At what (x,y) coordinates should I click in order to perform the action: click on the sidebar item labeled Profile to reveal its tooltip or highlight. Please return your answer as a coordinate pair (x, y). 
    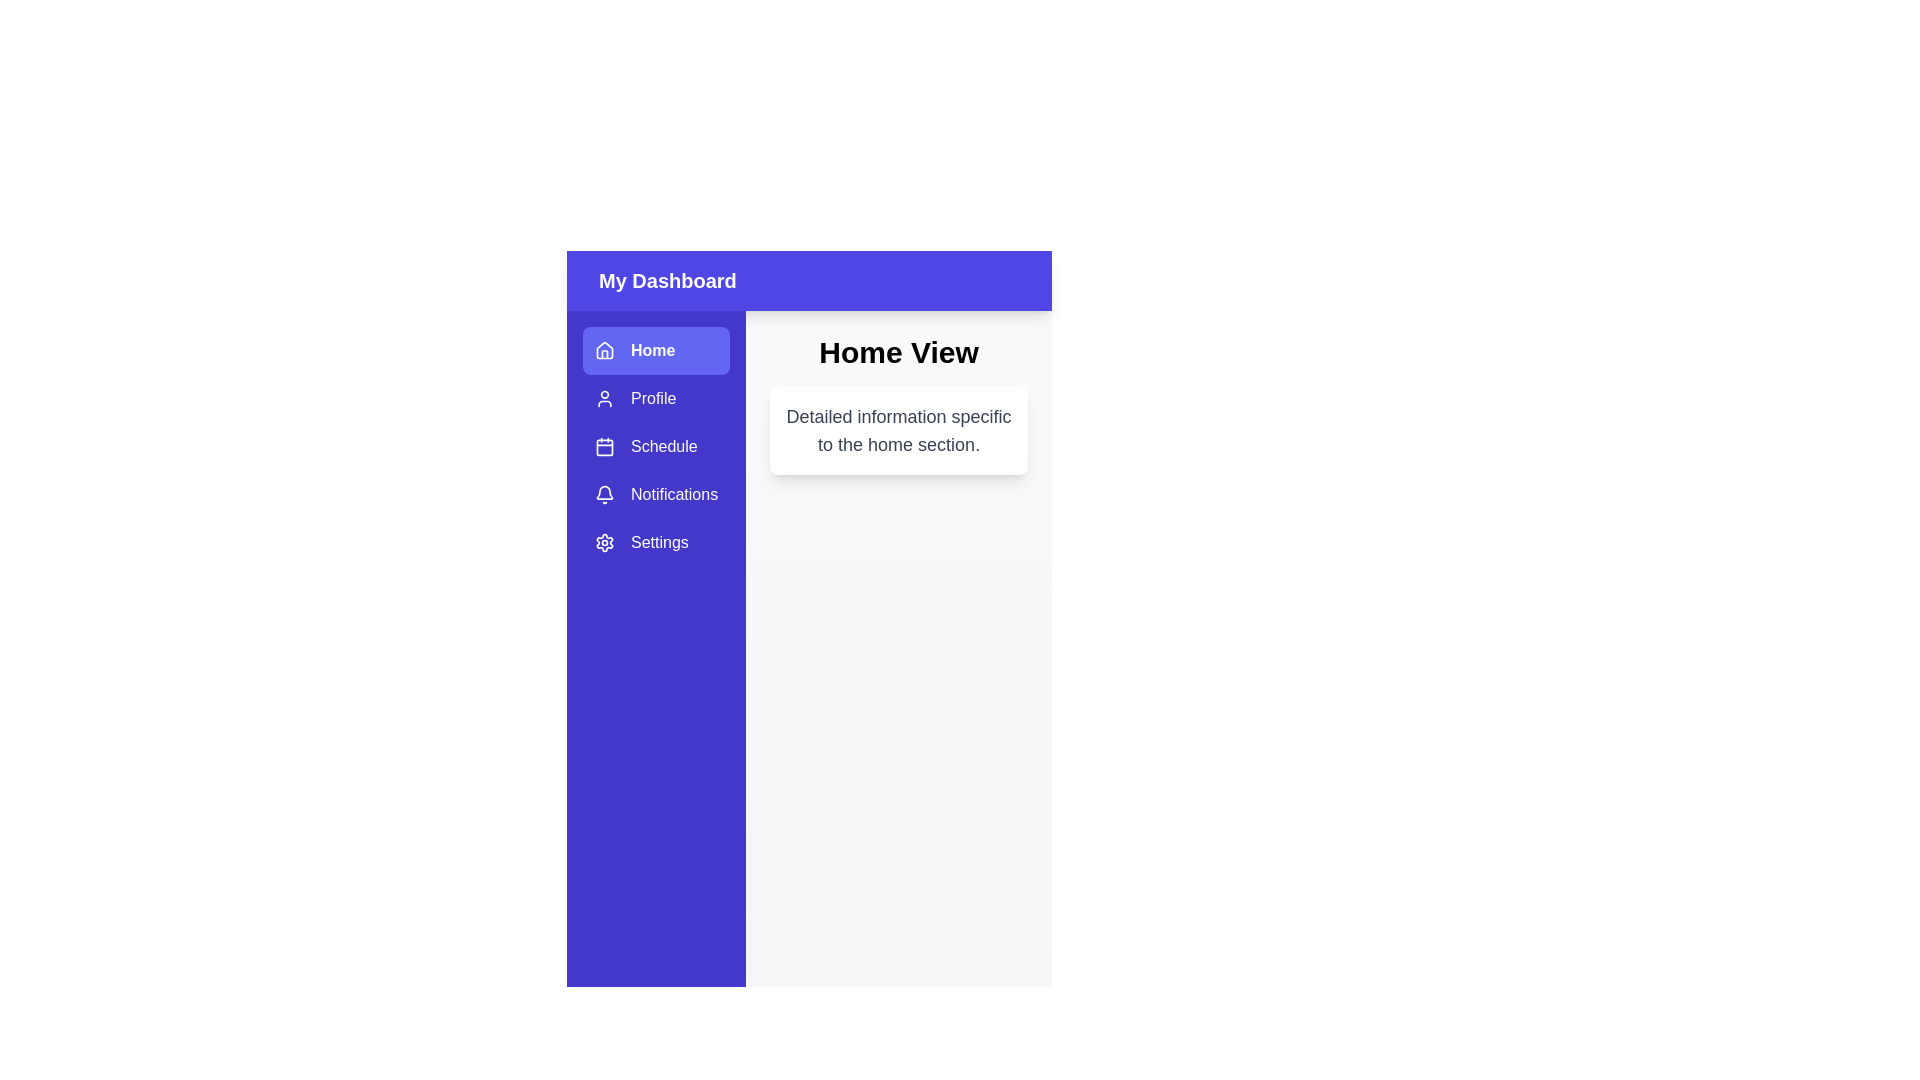
    Looking at the image, I should click on (656, 398).